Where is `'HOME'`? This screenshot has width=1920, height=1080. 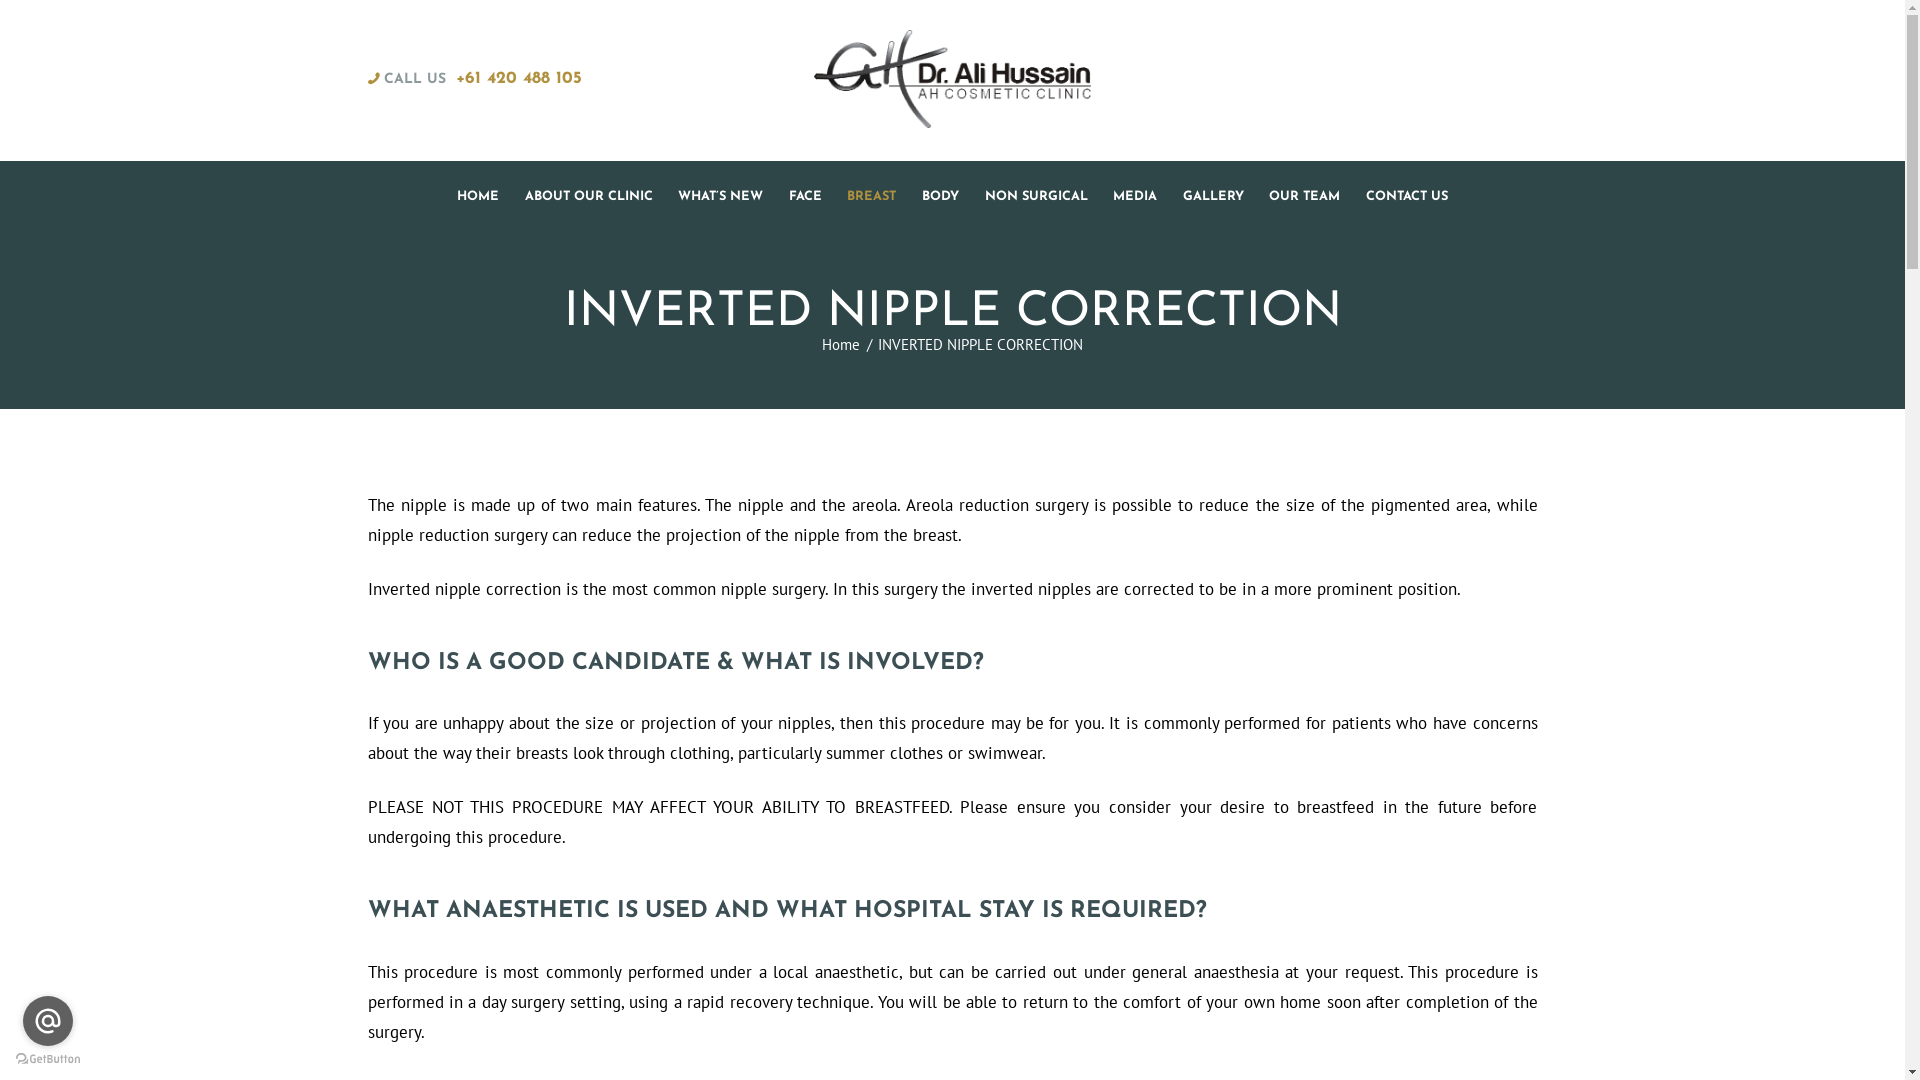
'HOME' is located at coordinates (477, 196).